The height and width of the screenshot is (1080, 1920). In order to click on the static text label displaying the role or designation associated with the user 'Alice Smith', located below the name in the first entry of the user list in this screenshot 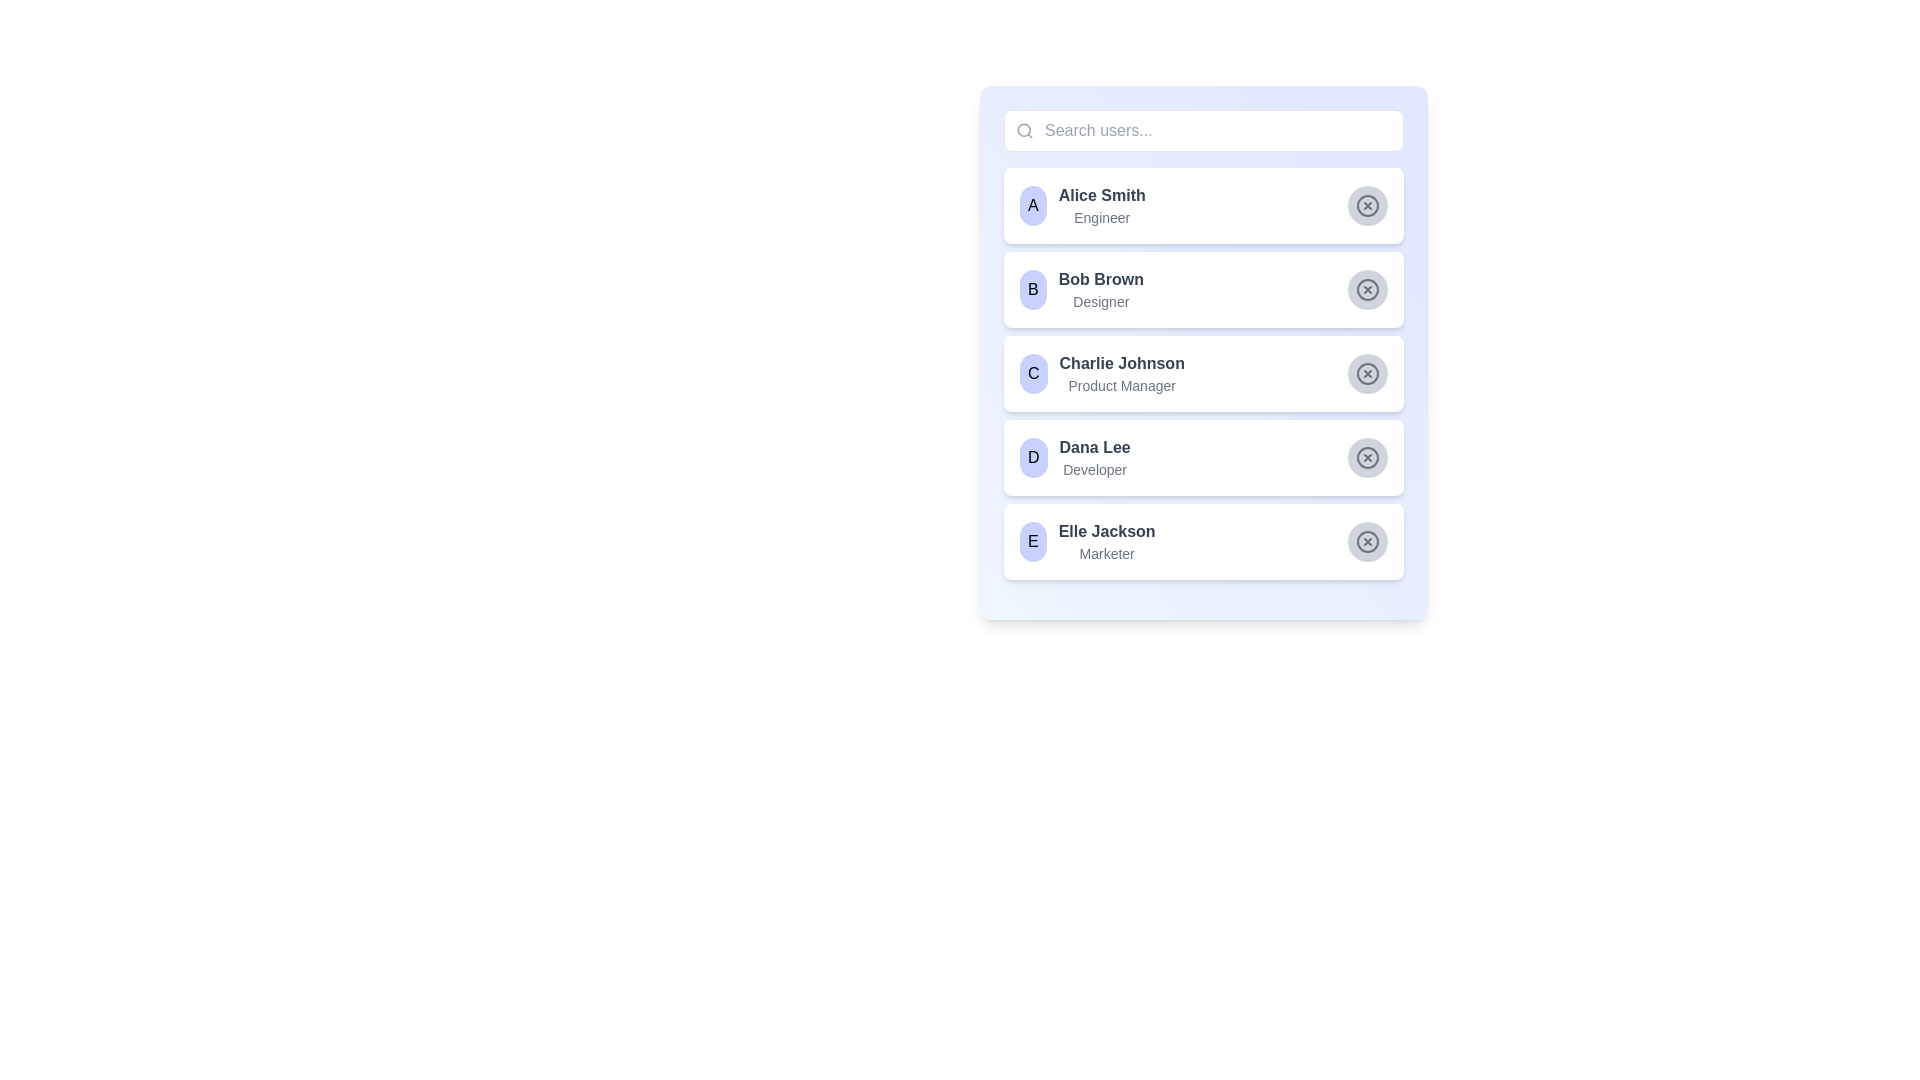, I will do `click(1101, 218)`.